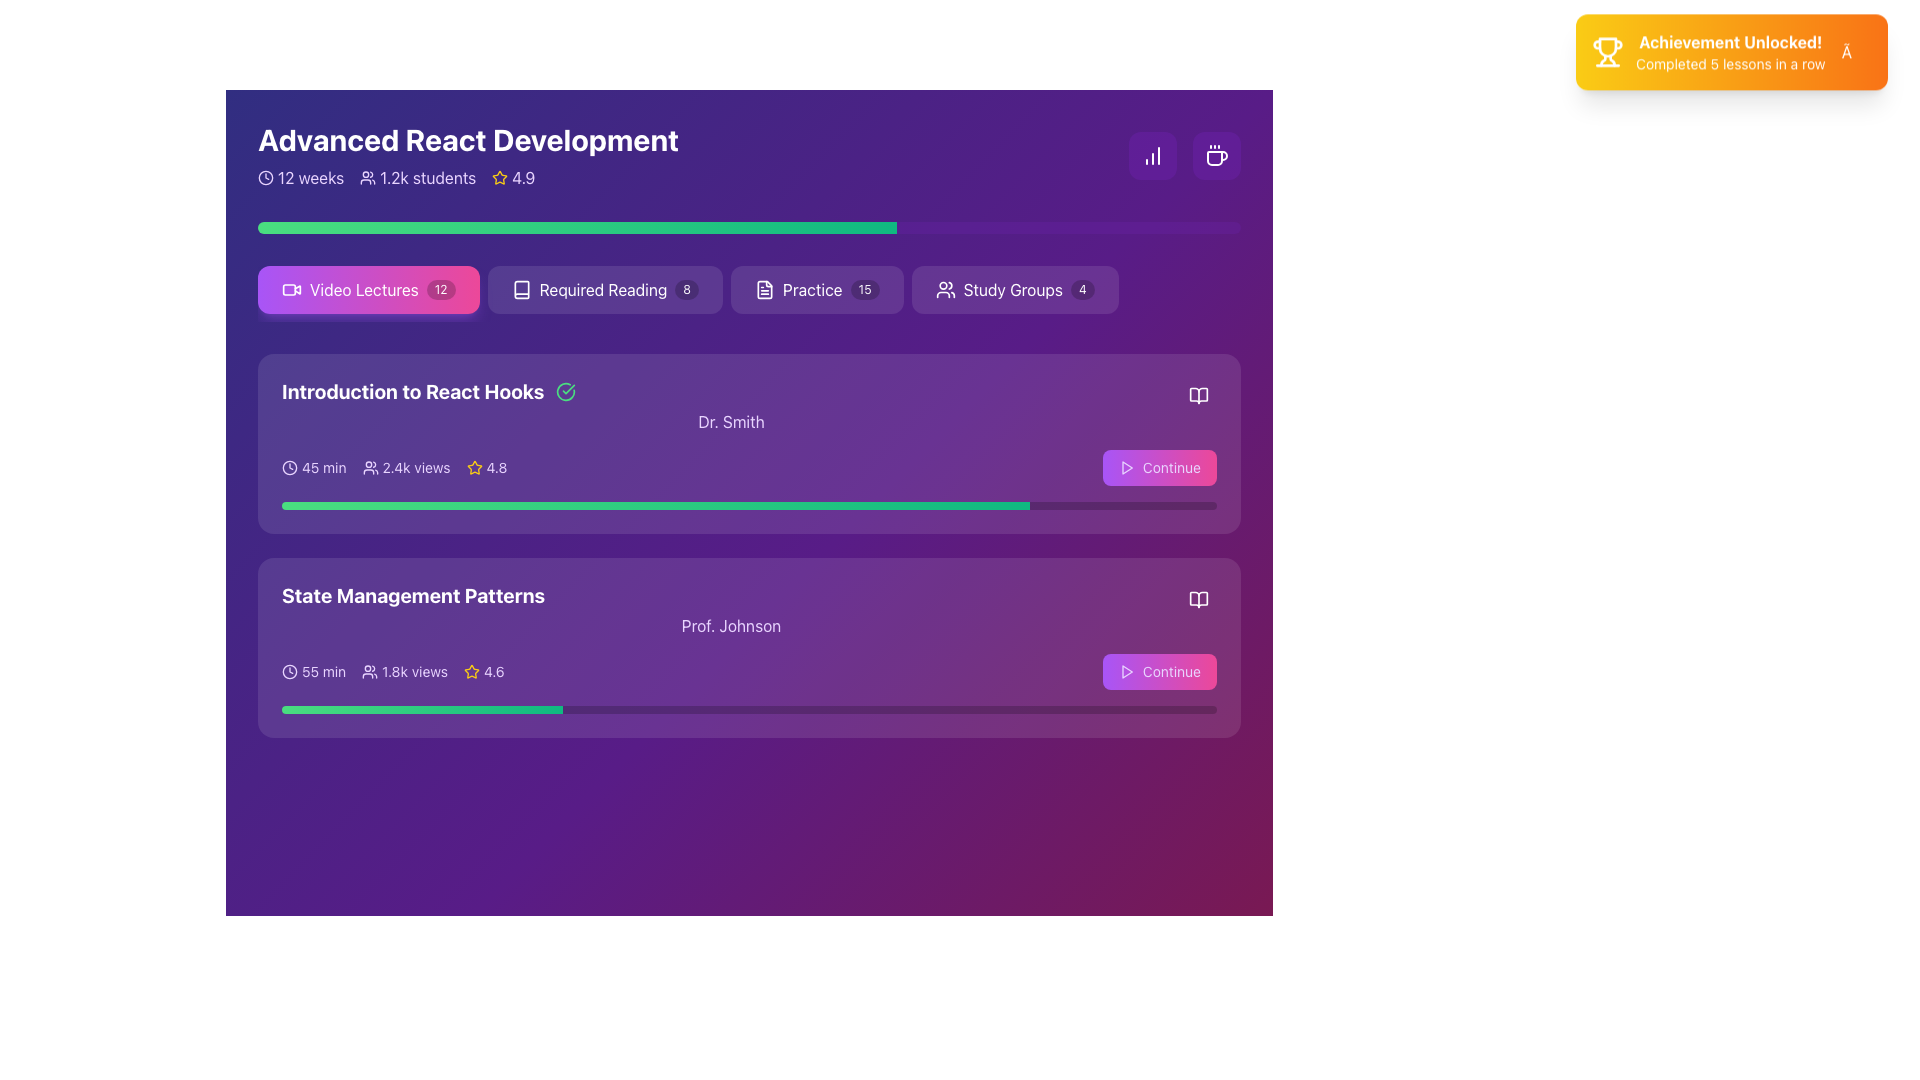 The height and width of the screenshot is (1080, 1920). Describe the element at coordinates (730, 624) in the screenshot. I see `the Text Label displaying the instructor or creator's name associated with the lesson titled 'State Management Patterns'` at that location.